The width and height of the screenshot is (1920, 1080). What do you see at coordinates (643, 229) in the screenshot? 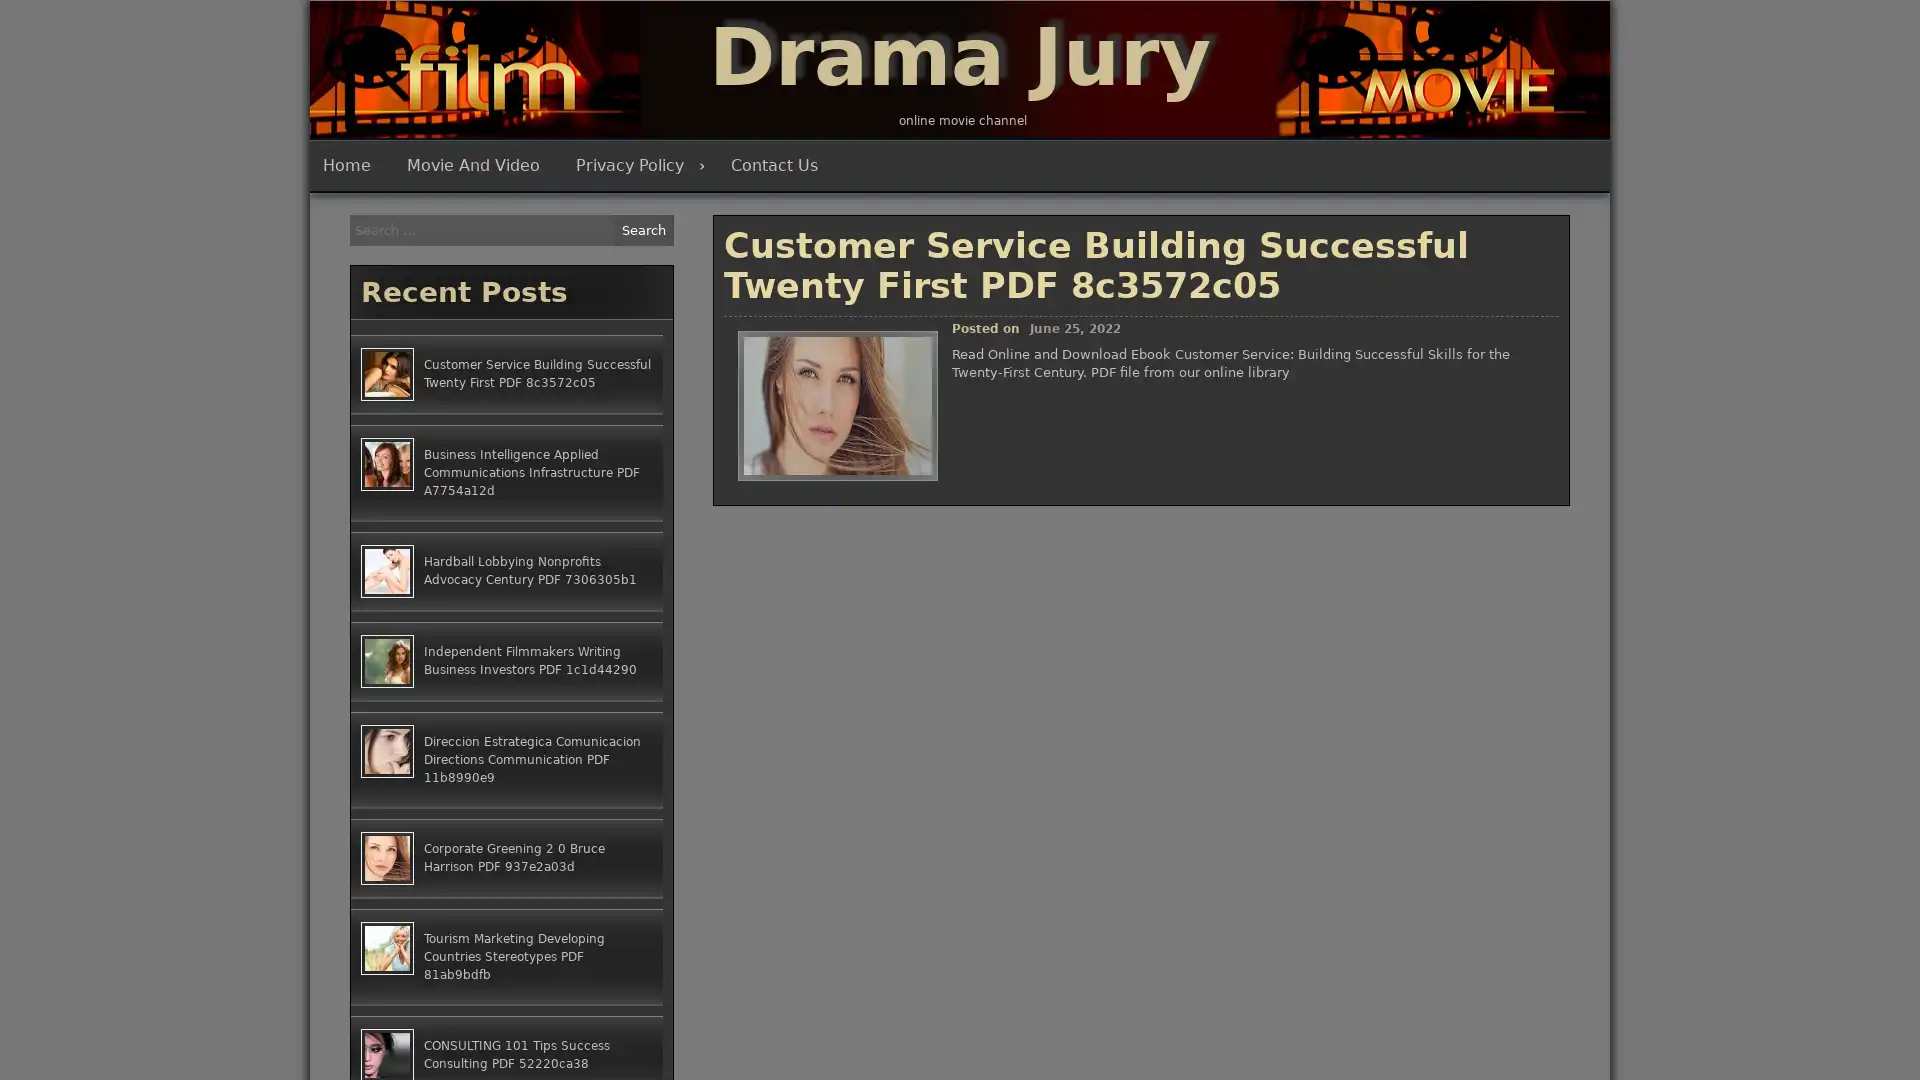
I see `Search` at bounding box center [643, 229].